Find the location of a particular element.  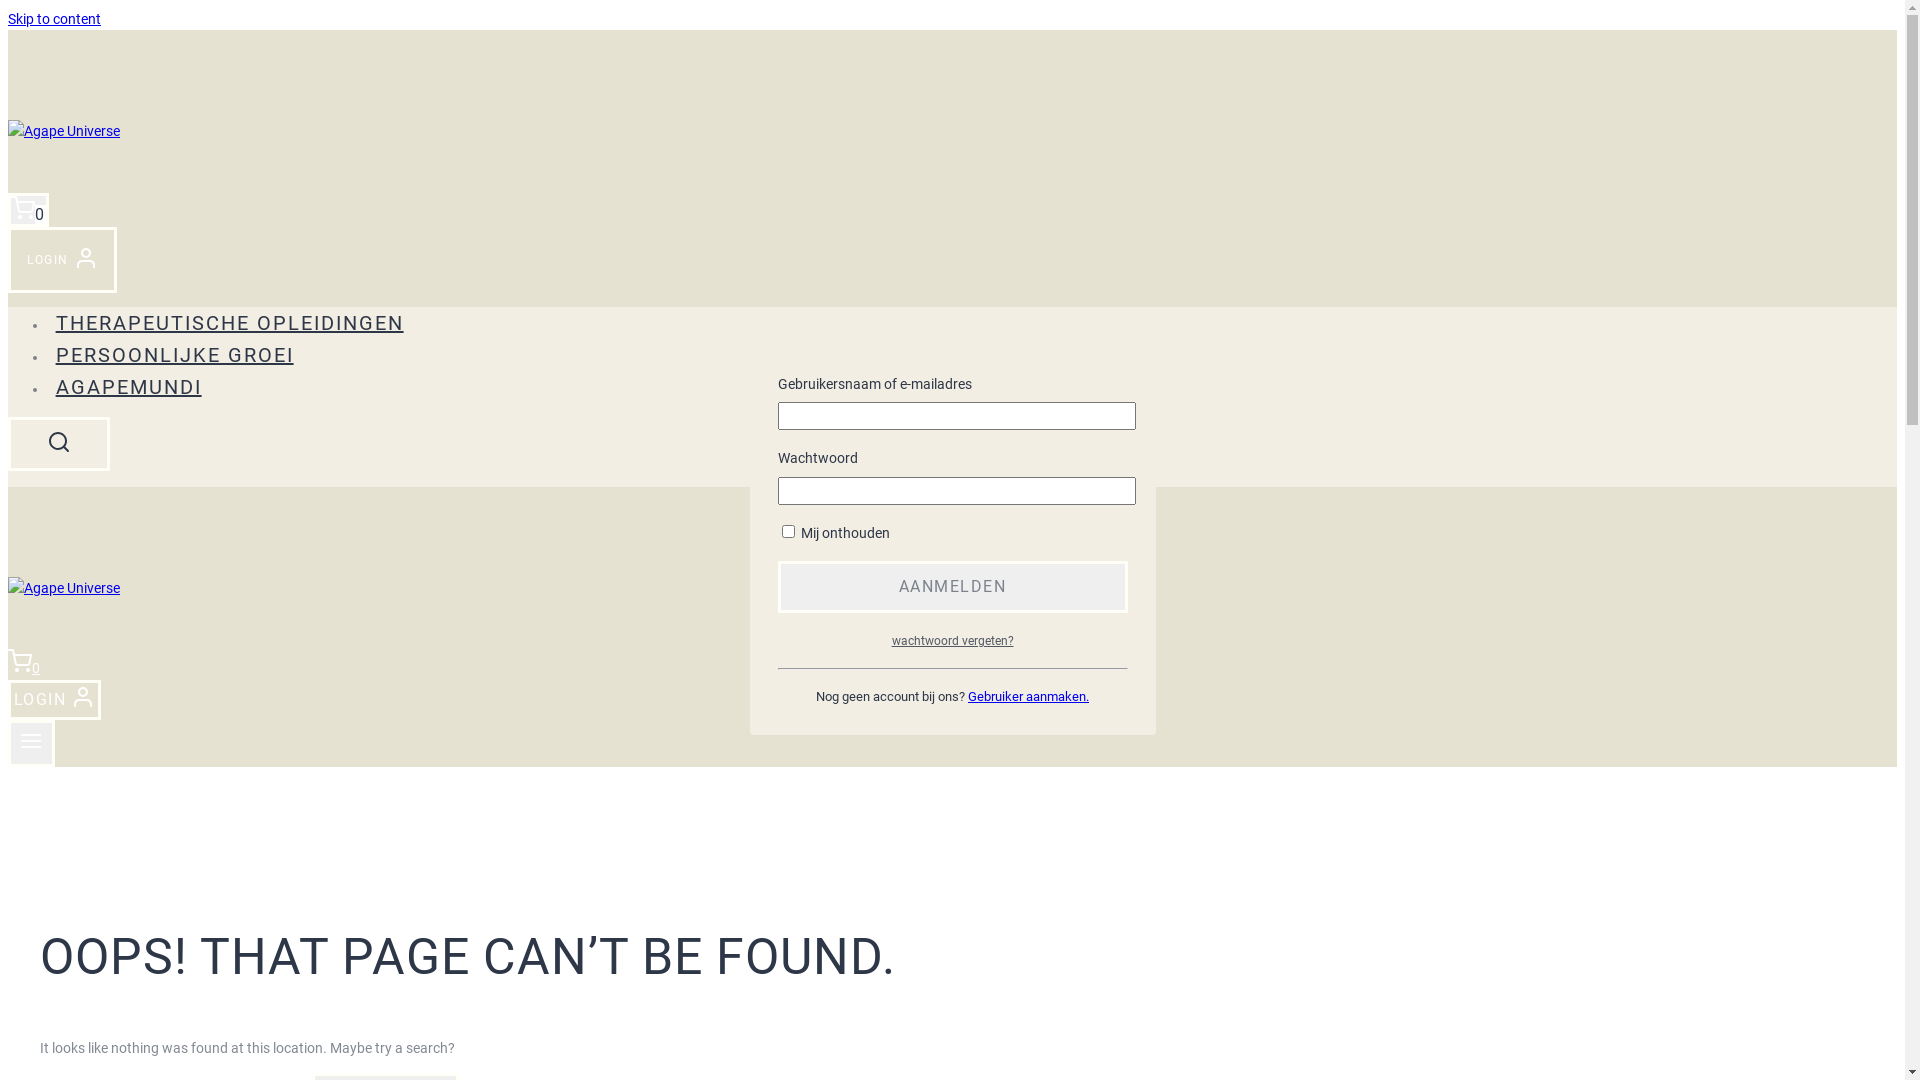

'Skip to content' is located at coordinates (54, 19).